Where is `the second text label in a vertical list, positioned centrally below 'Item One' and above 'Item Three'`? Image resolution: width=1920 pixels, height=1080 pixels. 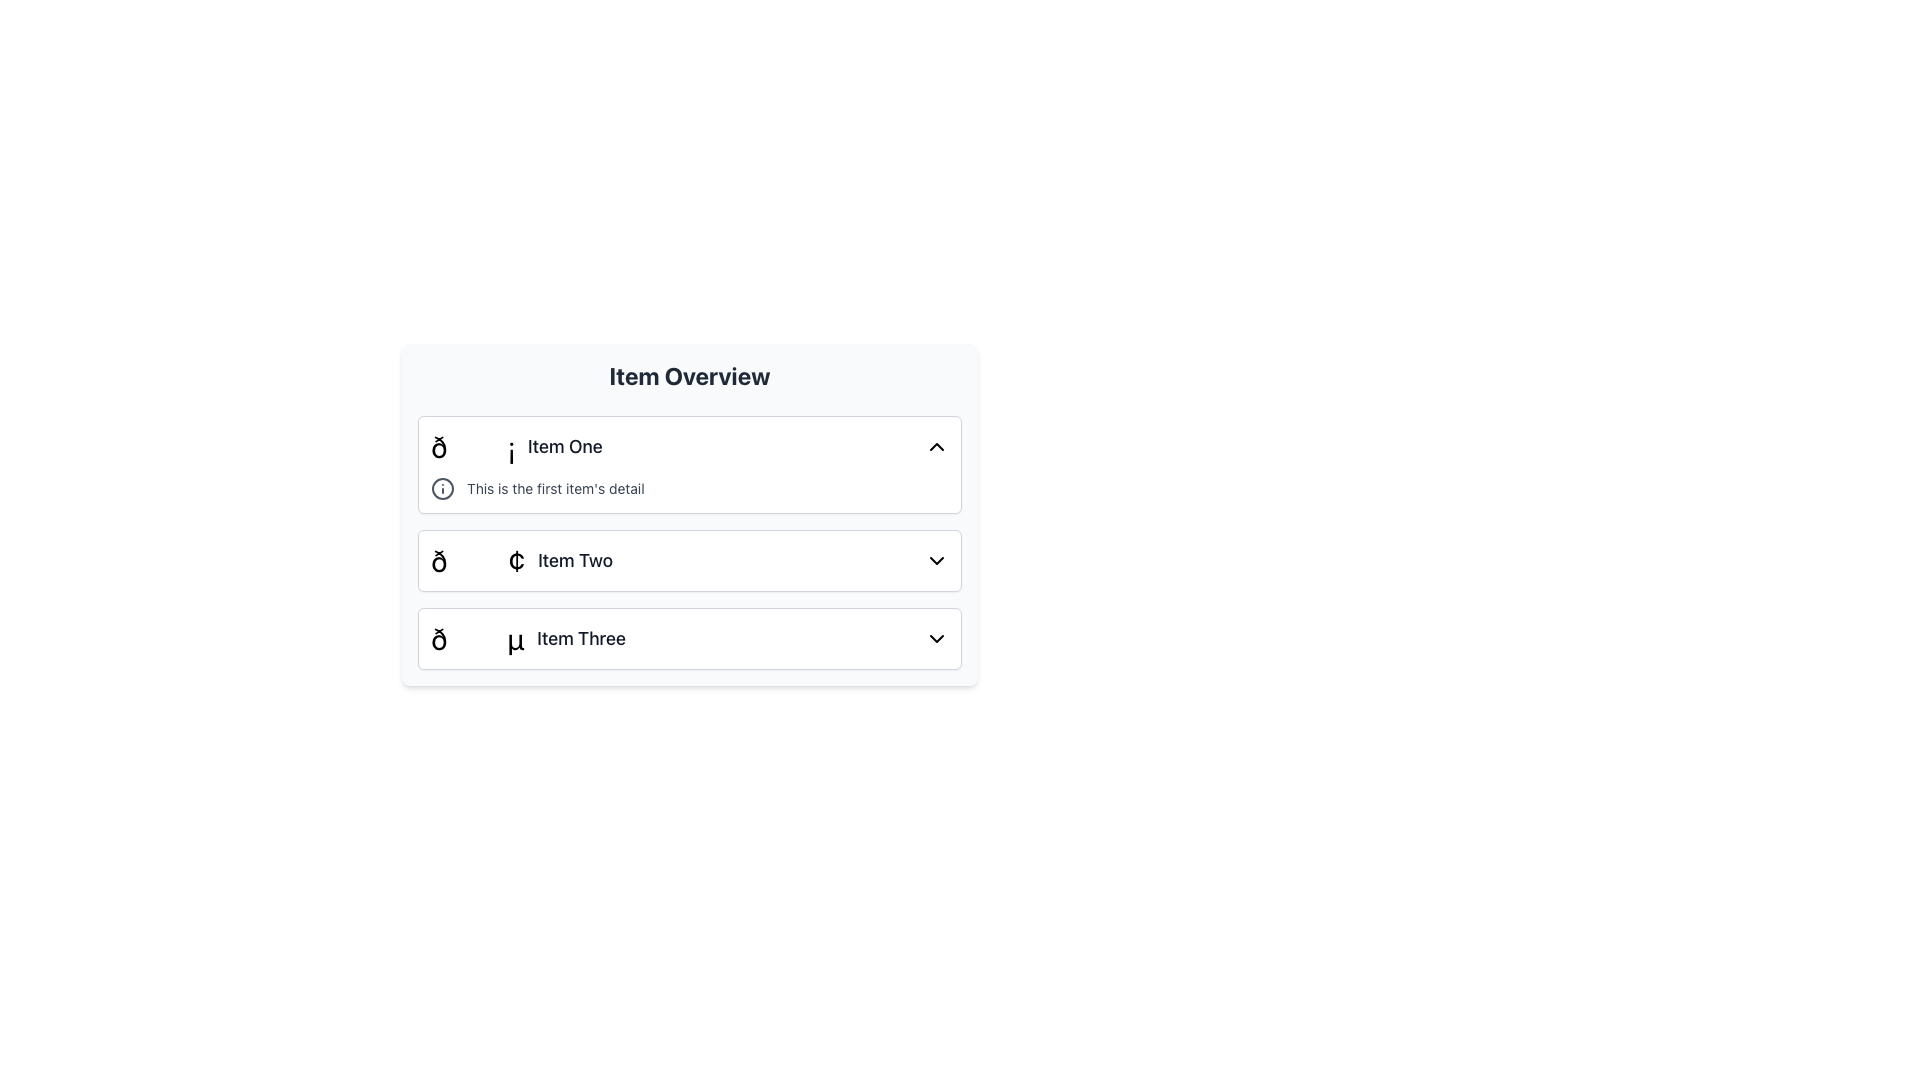
the second text label in a vertical list, positioned centrally below 'Item One' and above 'Item Three' is located at coordinates (574, 560).